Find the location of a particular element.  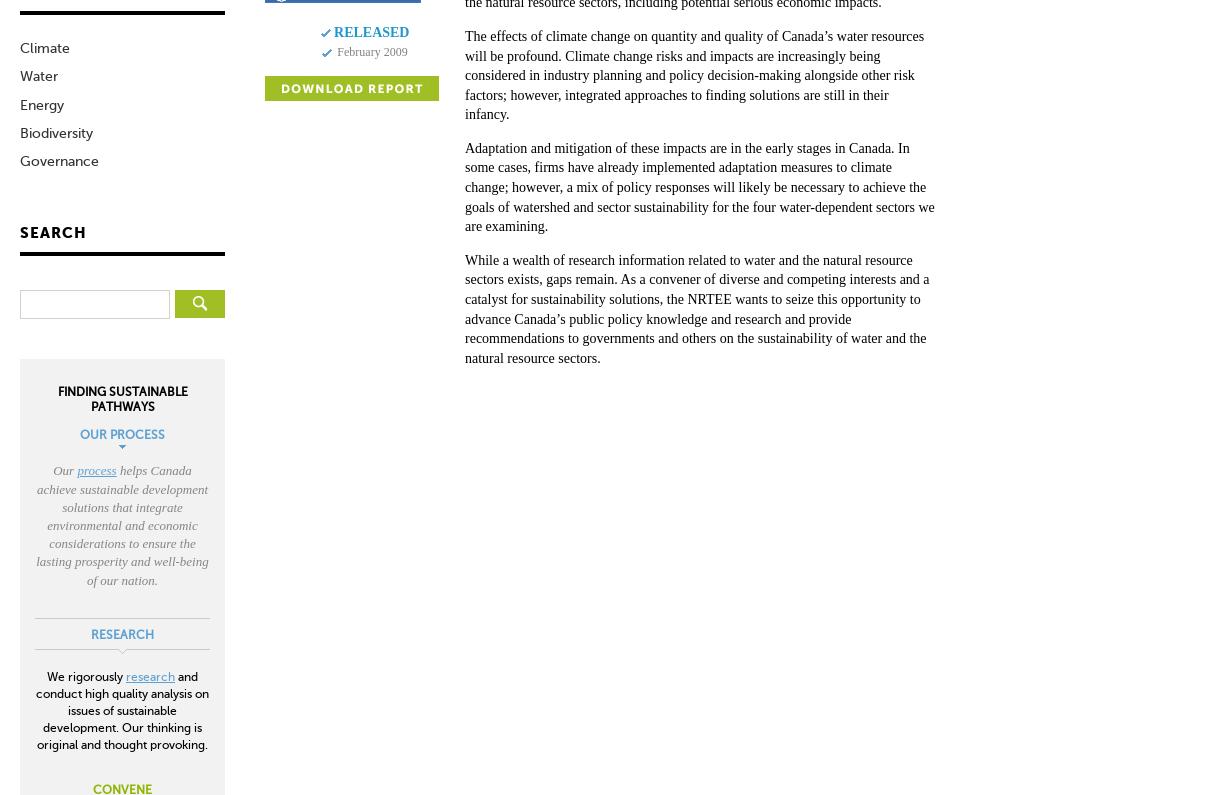

'Adaptation and mitigation of these impacts are in the early stages in Canada.  In some cases, firms have already implemented adaptation measures to climate change; however, a mix of policy responses will likely be necessary to achieve the goals of watershed and sector sustainability for the four water-dependent sectors we are examining.' is located at coordinates (698, 186).